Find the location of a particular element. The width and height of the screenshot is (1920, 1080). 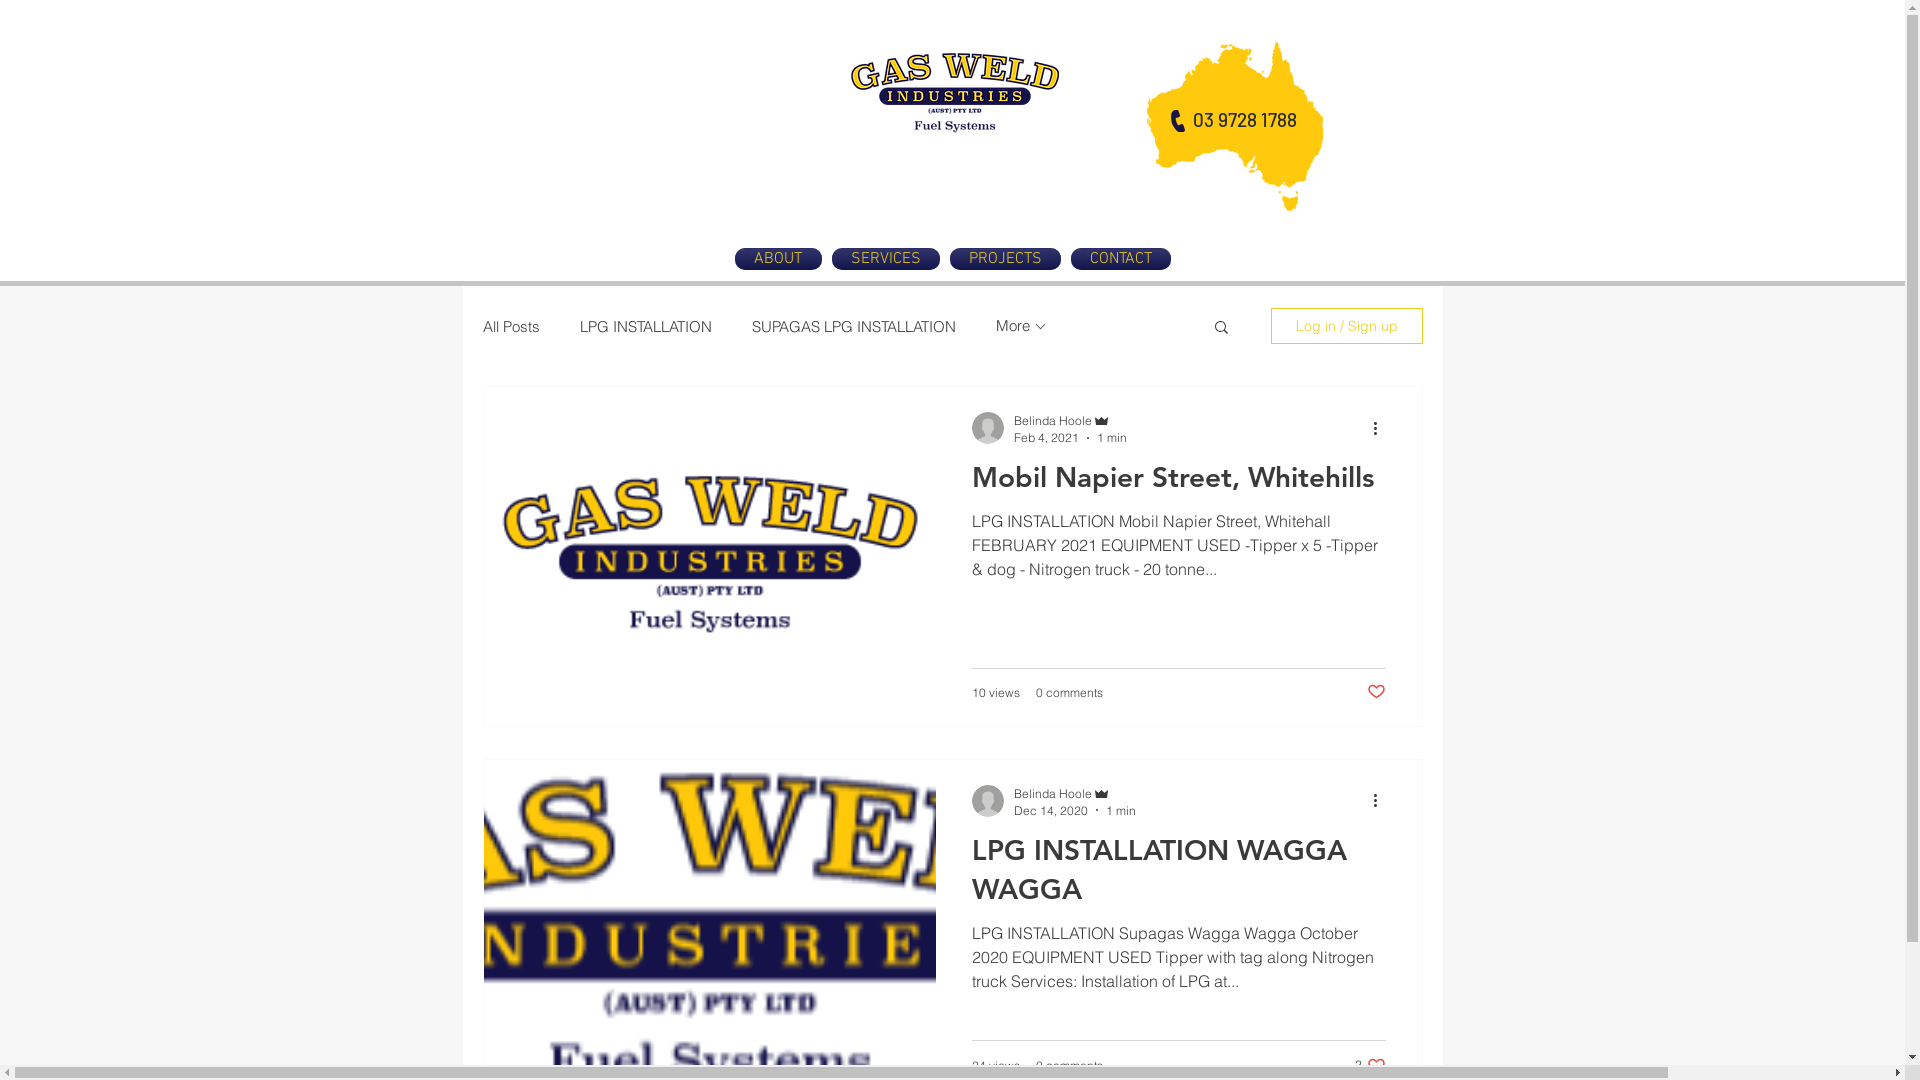

'0 comments' is located at coordinates (1036, 691).